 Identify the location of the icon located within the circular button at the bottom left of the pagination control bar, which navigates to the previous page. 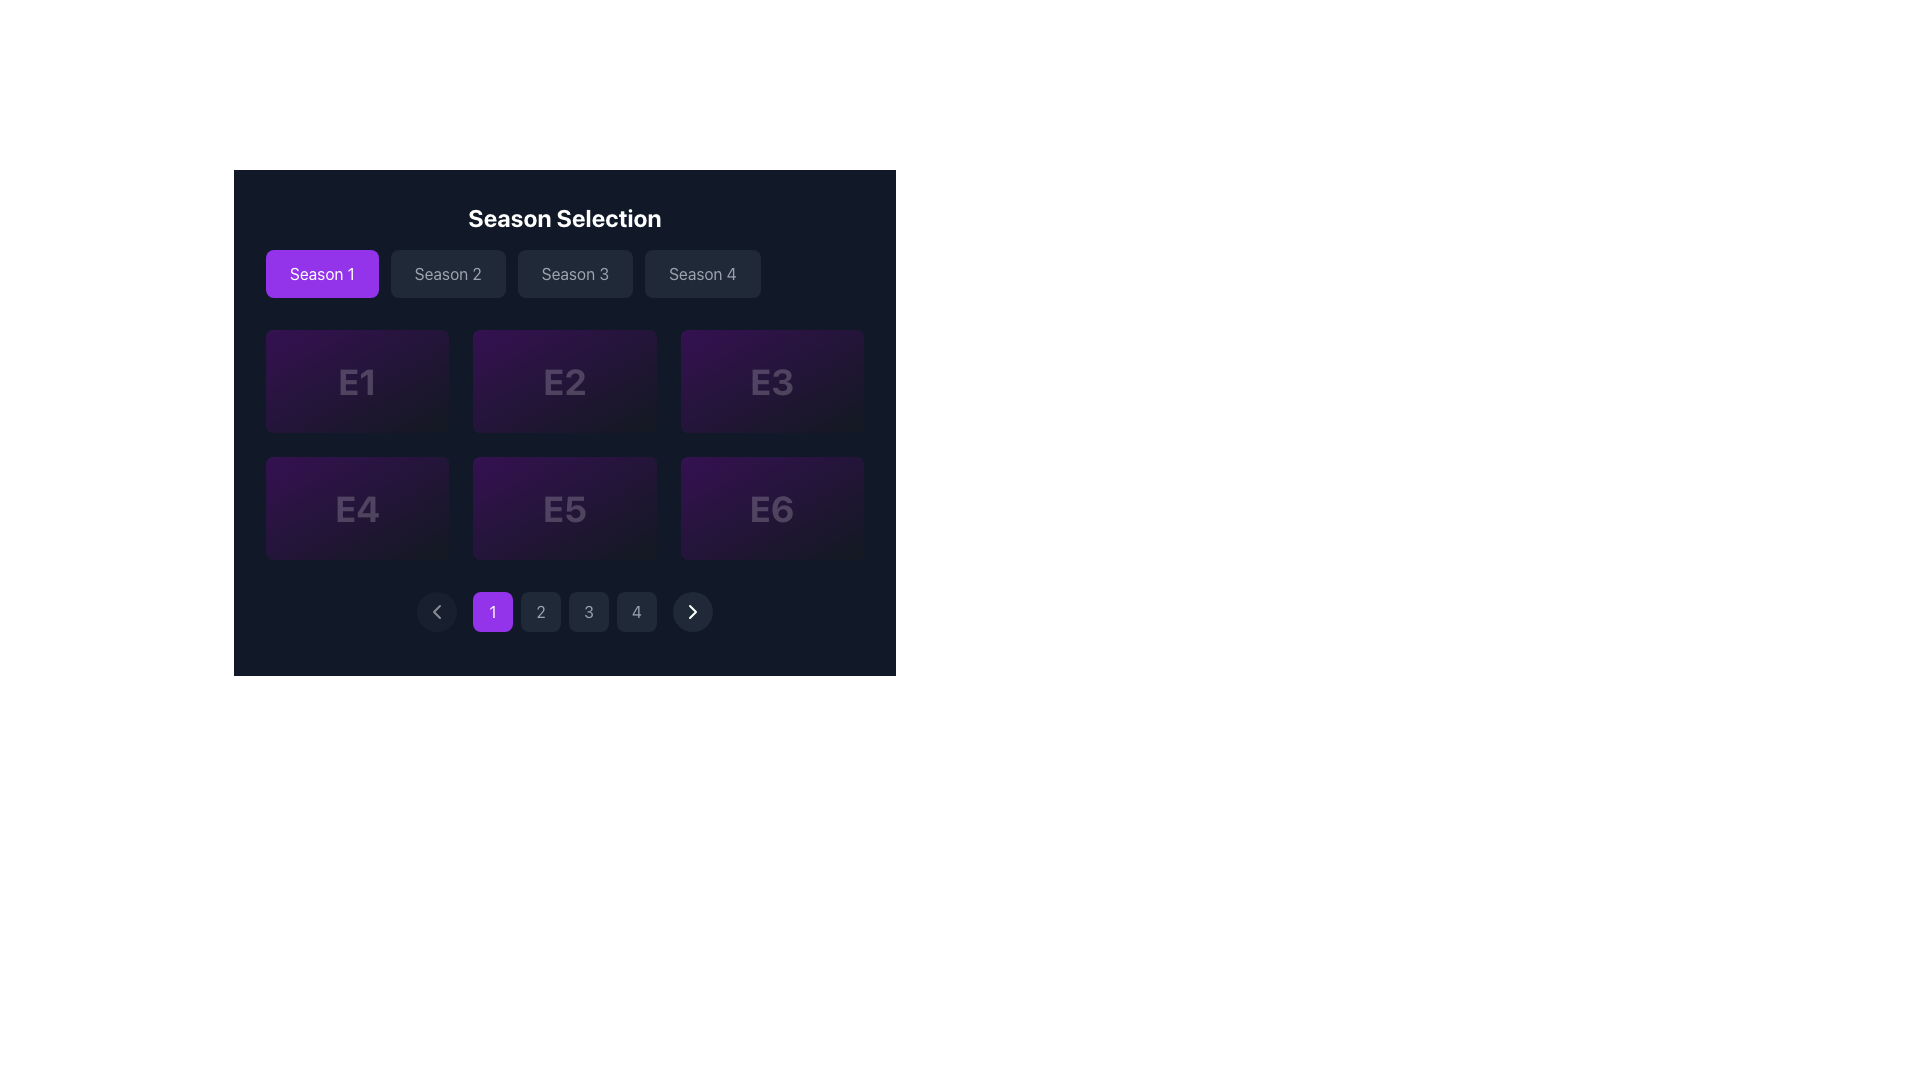
(435, 611).